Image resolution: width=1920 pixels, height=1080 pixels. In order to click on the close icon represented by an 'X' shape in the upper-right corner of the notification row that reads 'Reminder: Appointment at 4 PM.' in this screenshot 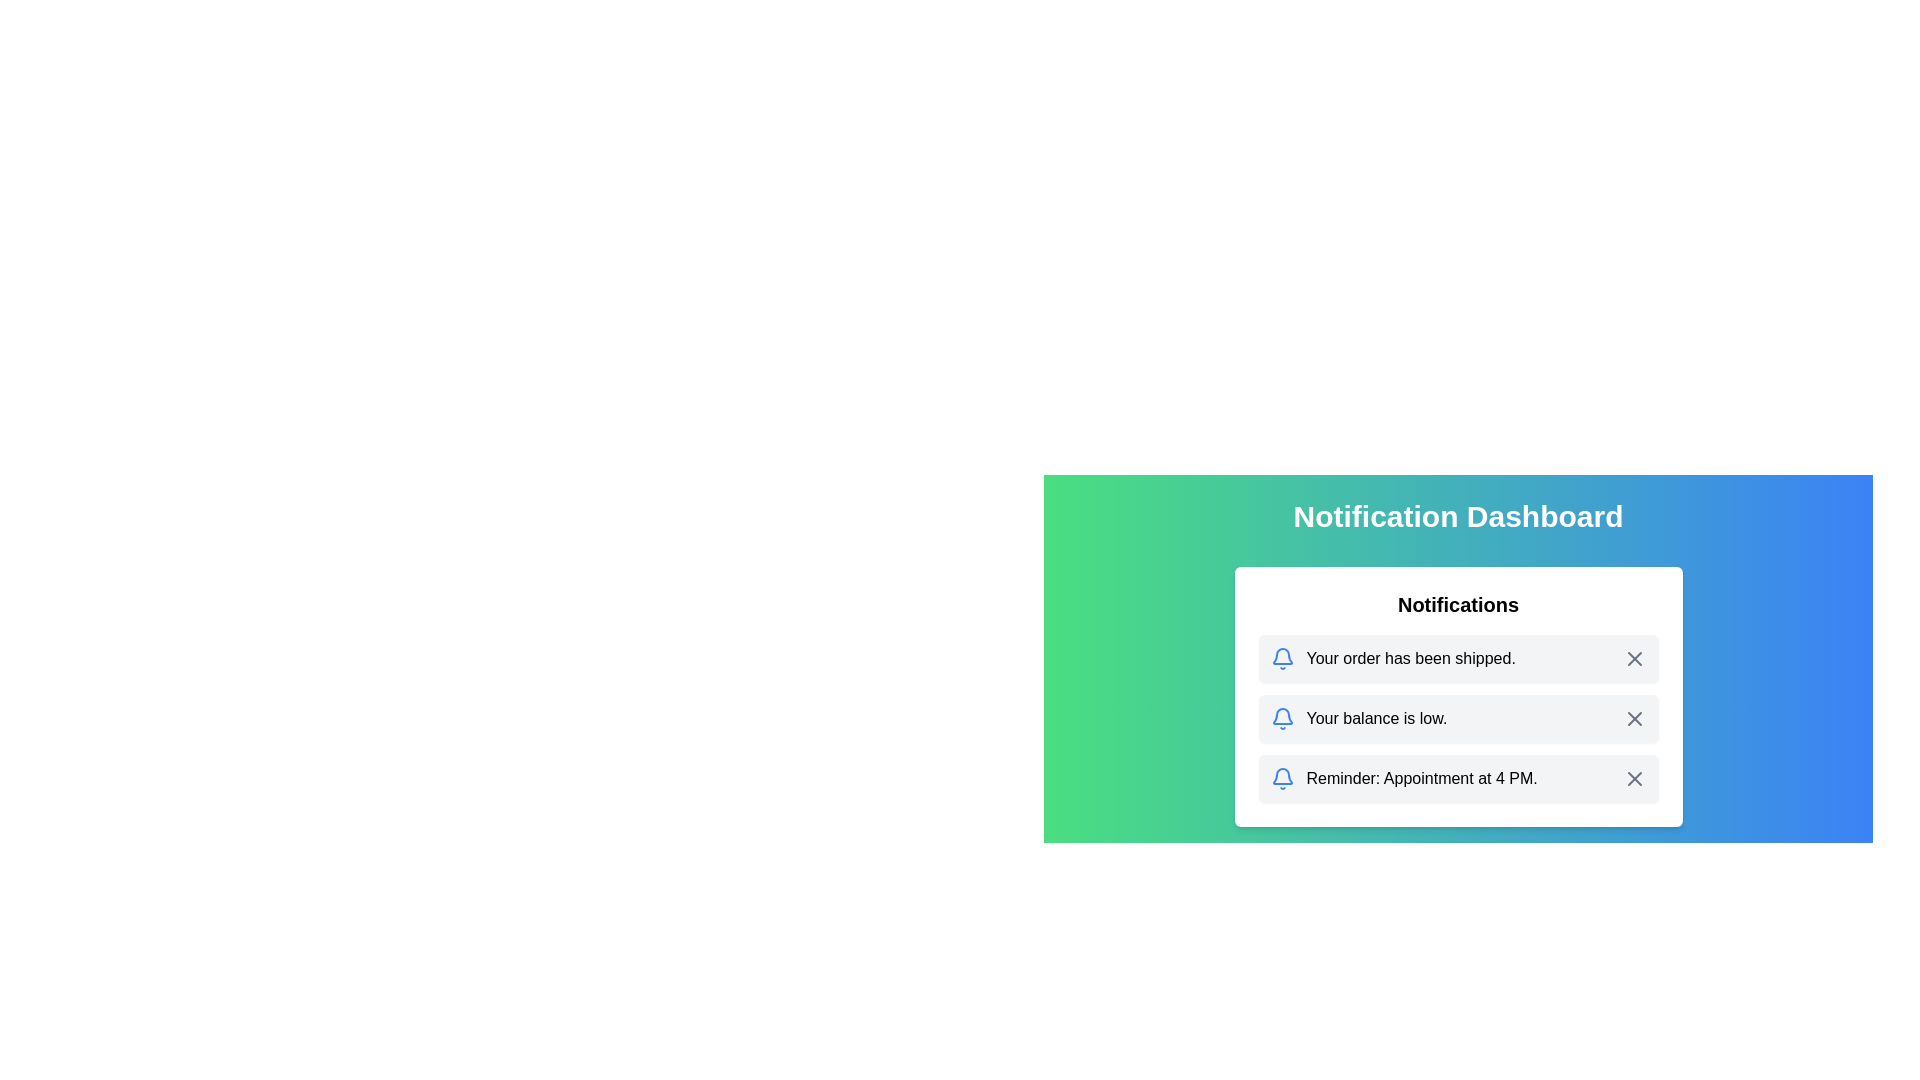, I will do `click(1634, 778)`.